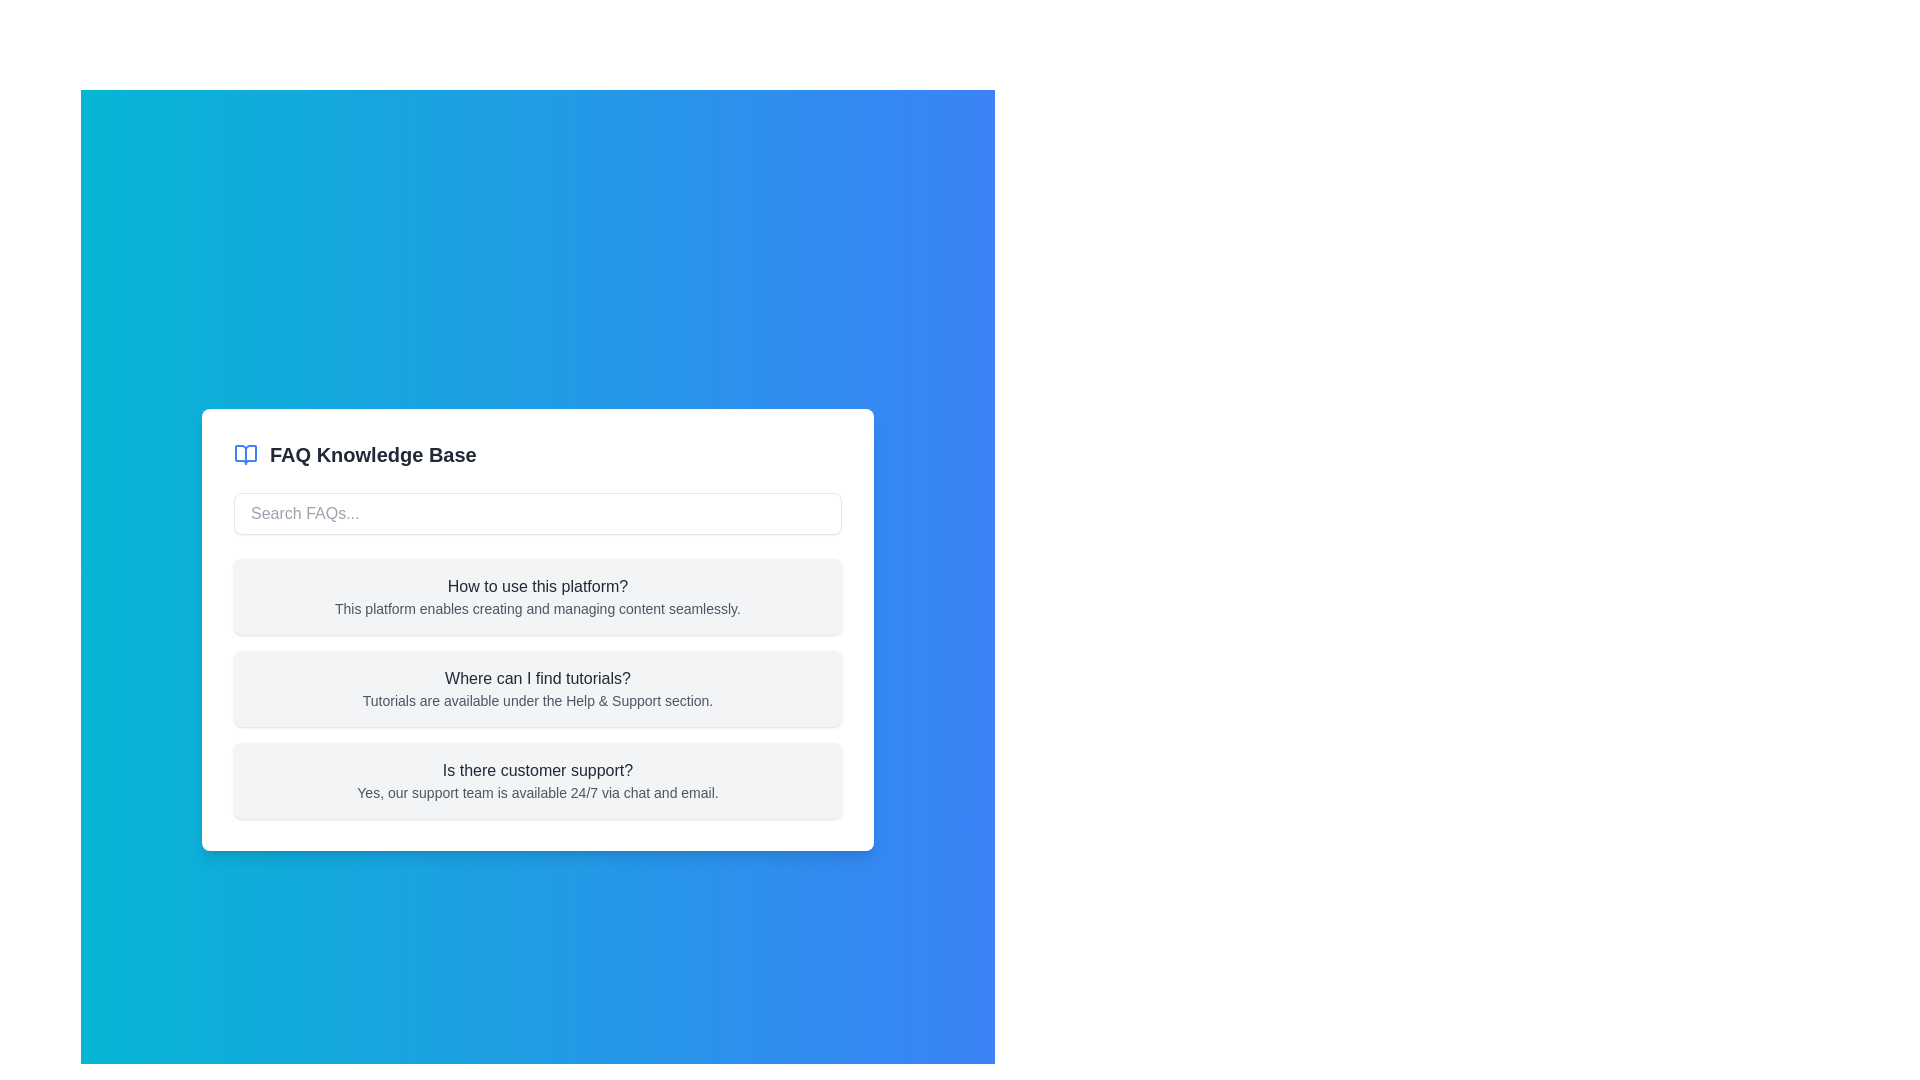 This screenshot has width=1920, height=1080. What do you see at coordinates (244, 455) in the screenshot?
I see `the small blue open book icon located to the left of the 'FAQ Knowledge Base' text` at bounding box center [244, 455].